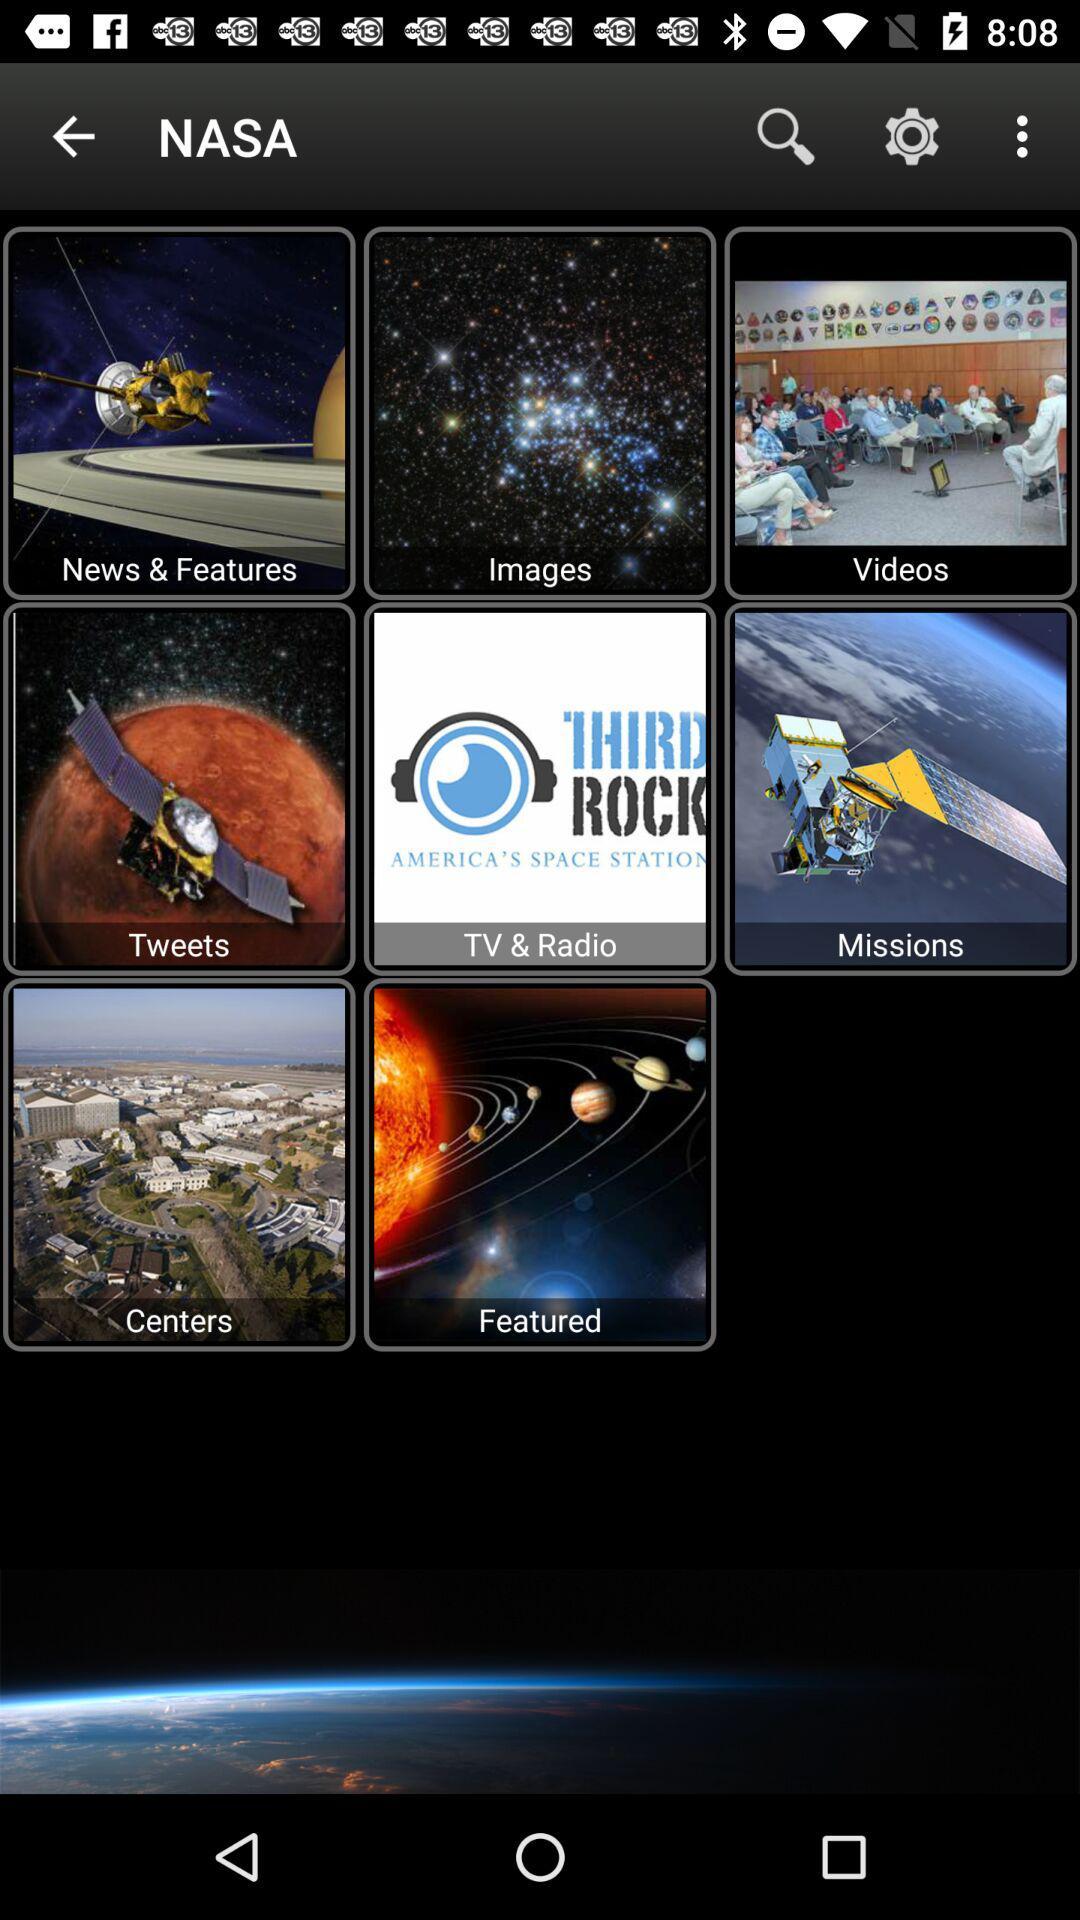 Image resolution: width=1080 pixels, height=1920 pixels. What do you see at coordinates (901, 787) in the screenshot?
I see `the option which is below the videos` at bounding box center [901, 787].